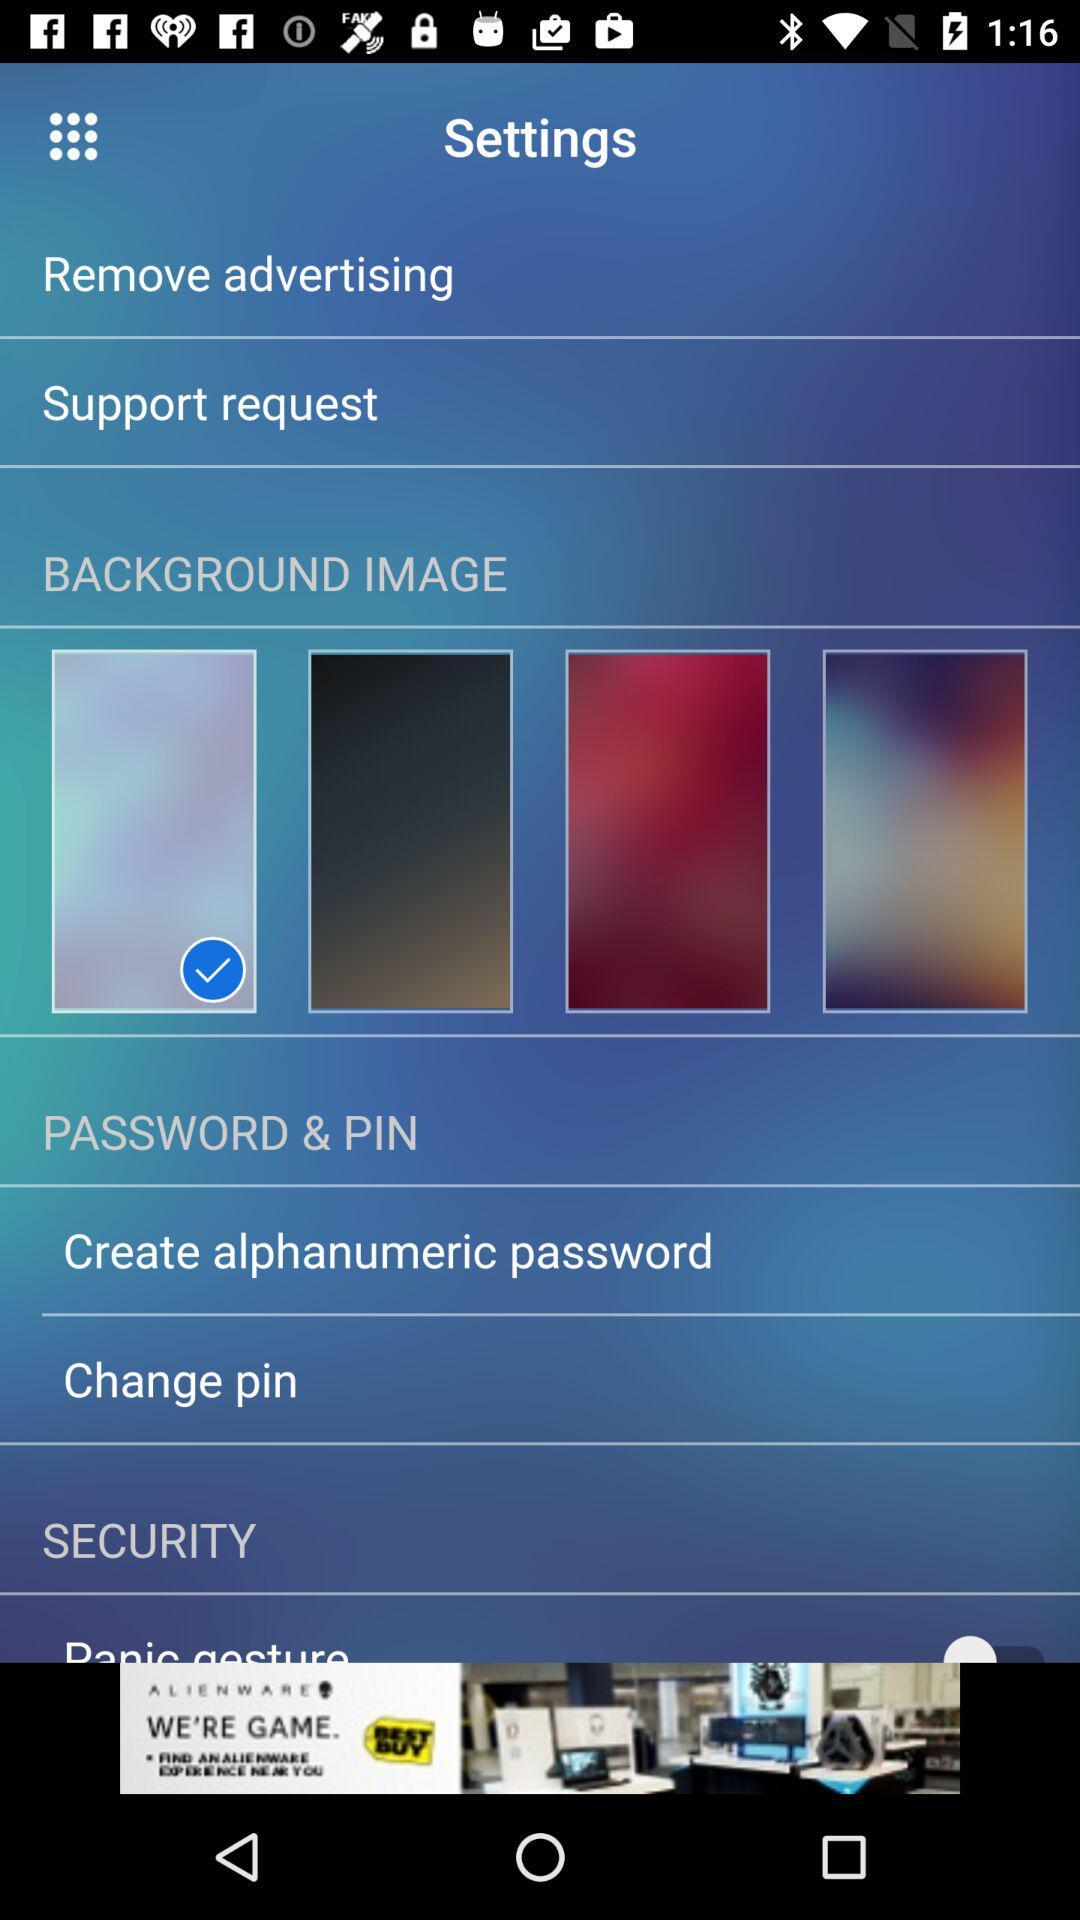  Describe the element at coordinates (153, 831) in the screenshot. I see `background image` at that location.